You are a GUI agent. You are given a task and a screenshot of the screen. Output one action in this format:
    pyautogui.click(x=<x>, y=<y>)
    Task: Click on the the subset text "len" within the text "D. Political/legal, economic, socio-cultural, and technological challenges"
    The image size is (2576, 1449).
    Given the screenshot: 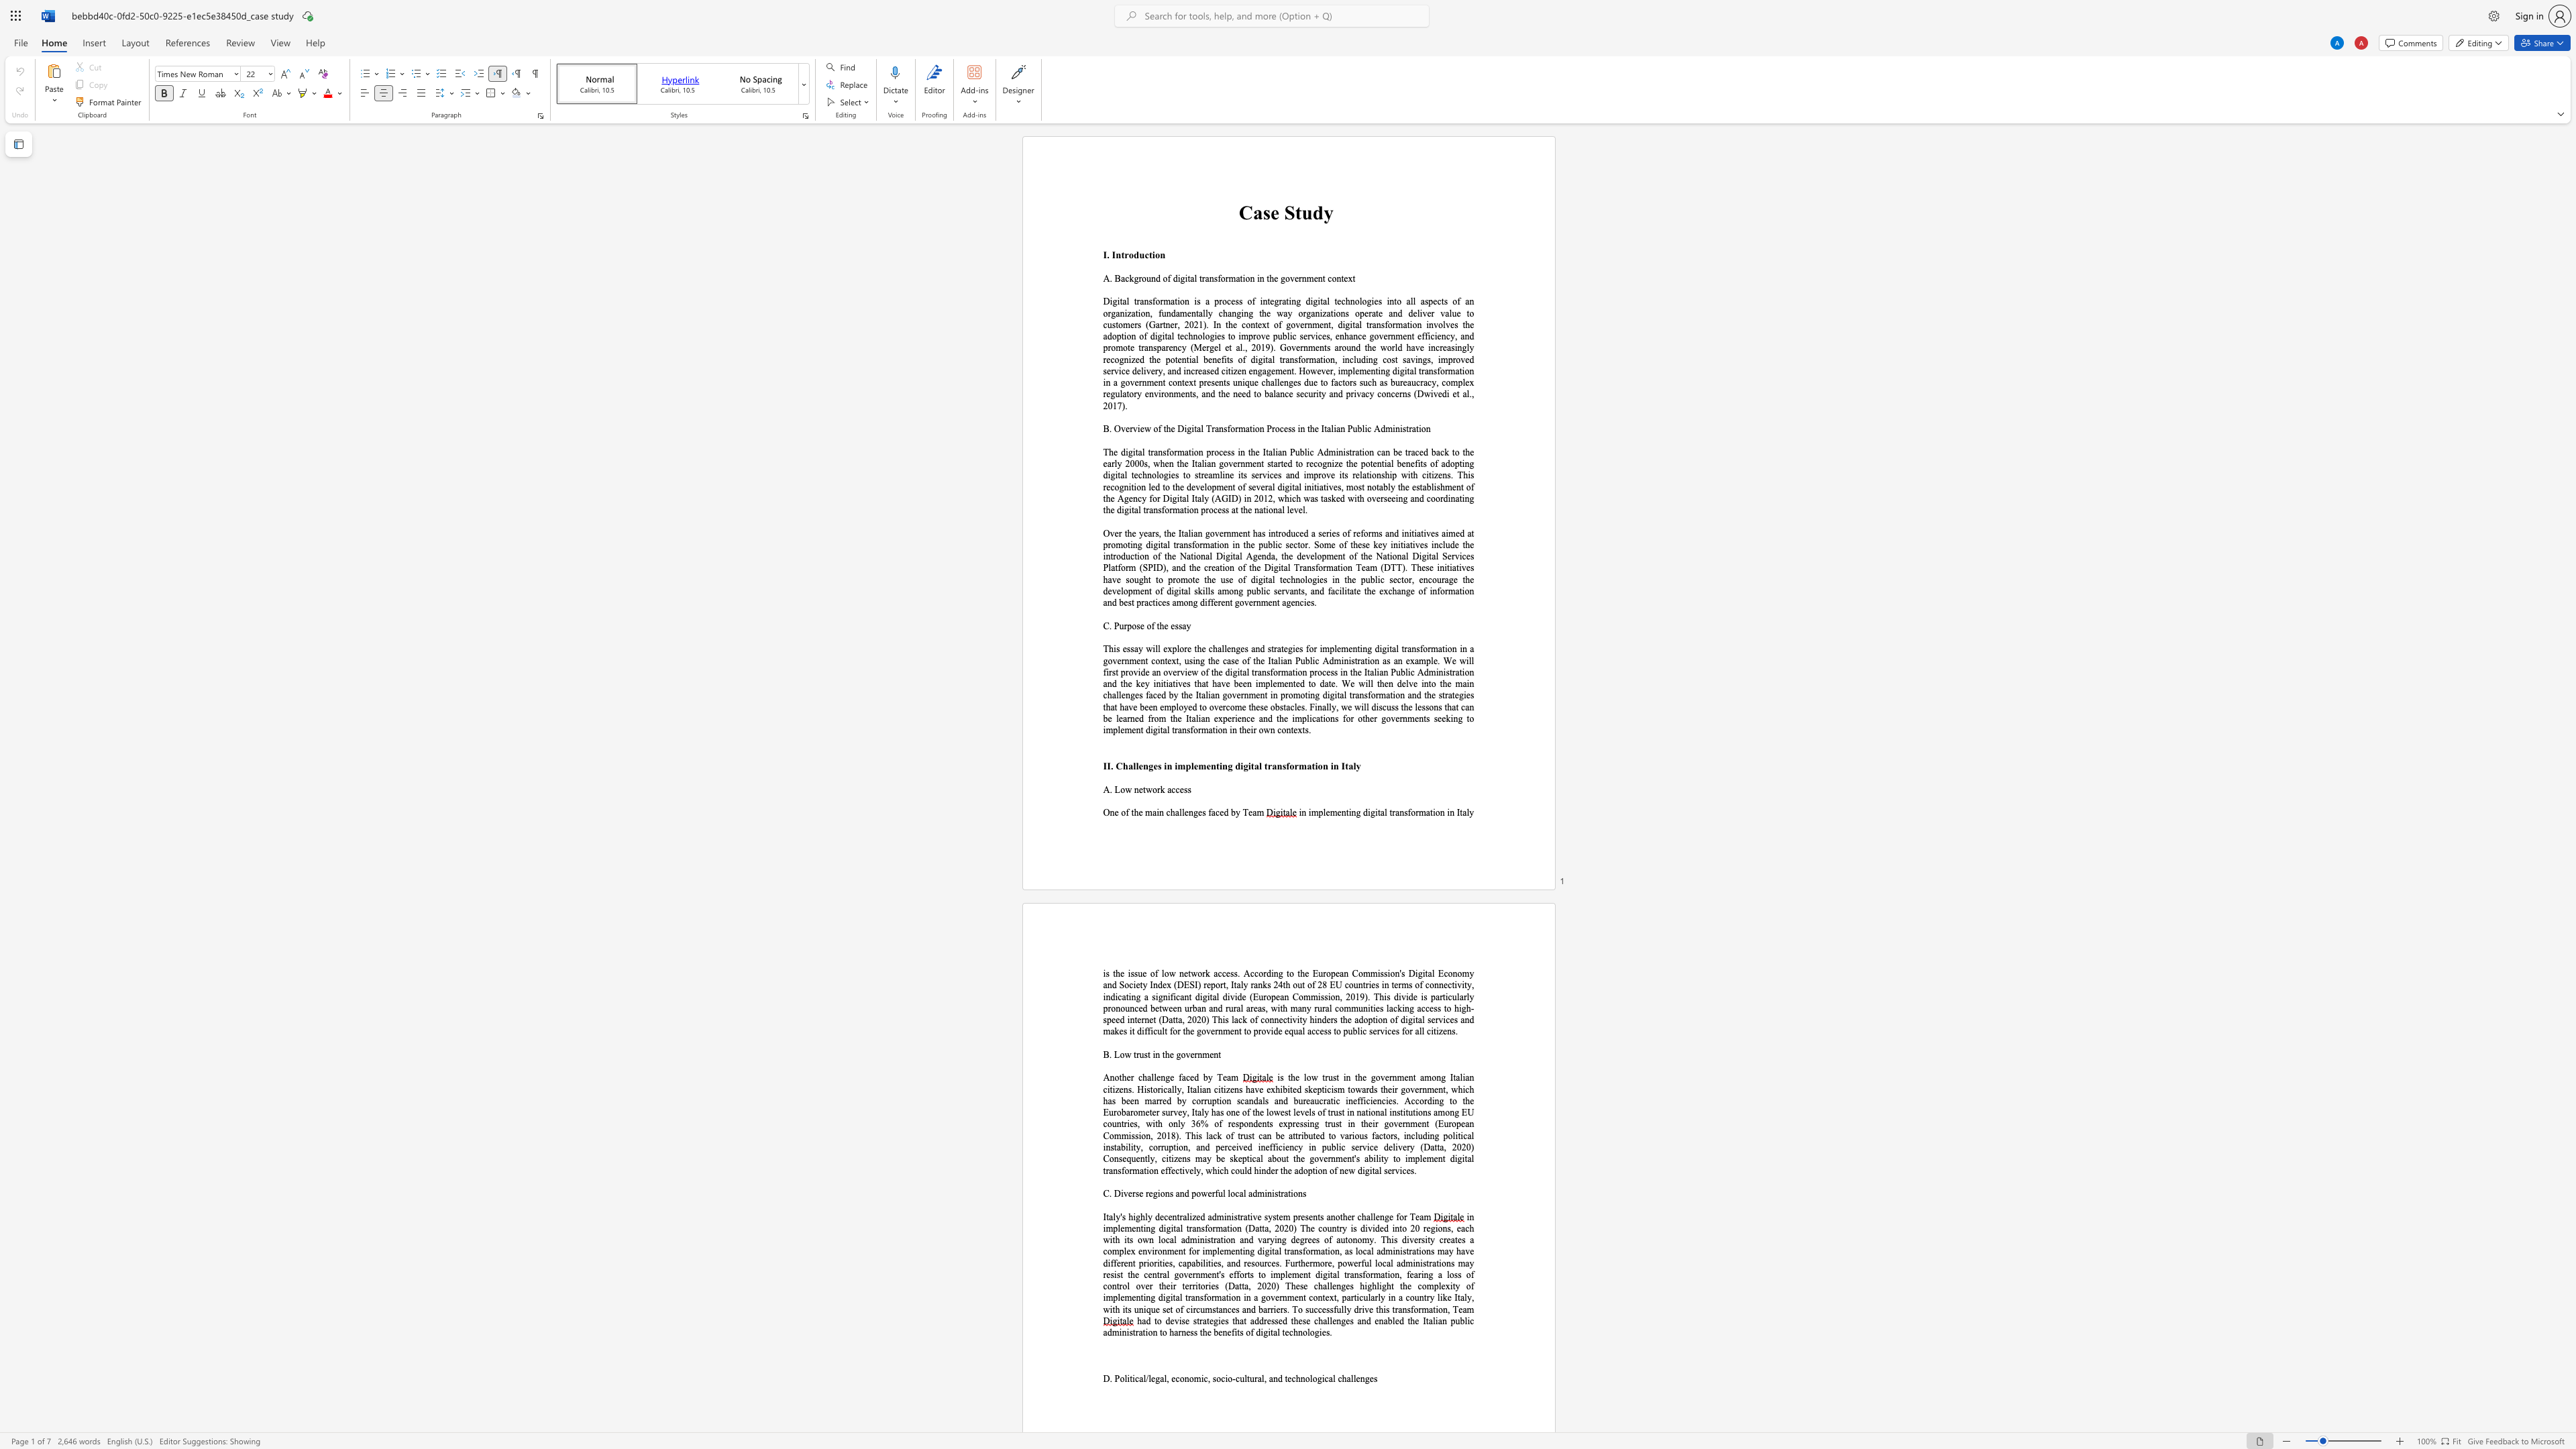 What is the action you would take?
    pyautogui.click(x=1352, y=1378)
    